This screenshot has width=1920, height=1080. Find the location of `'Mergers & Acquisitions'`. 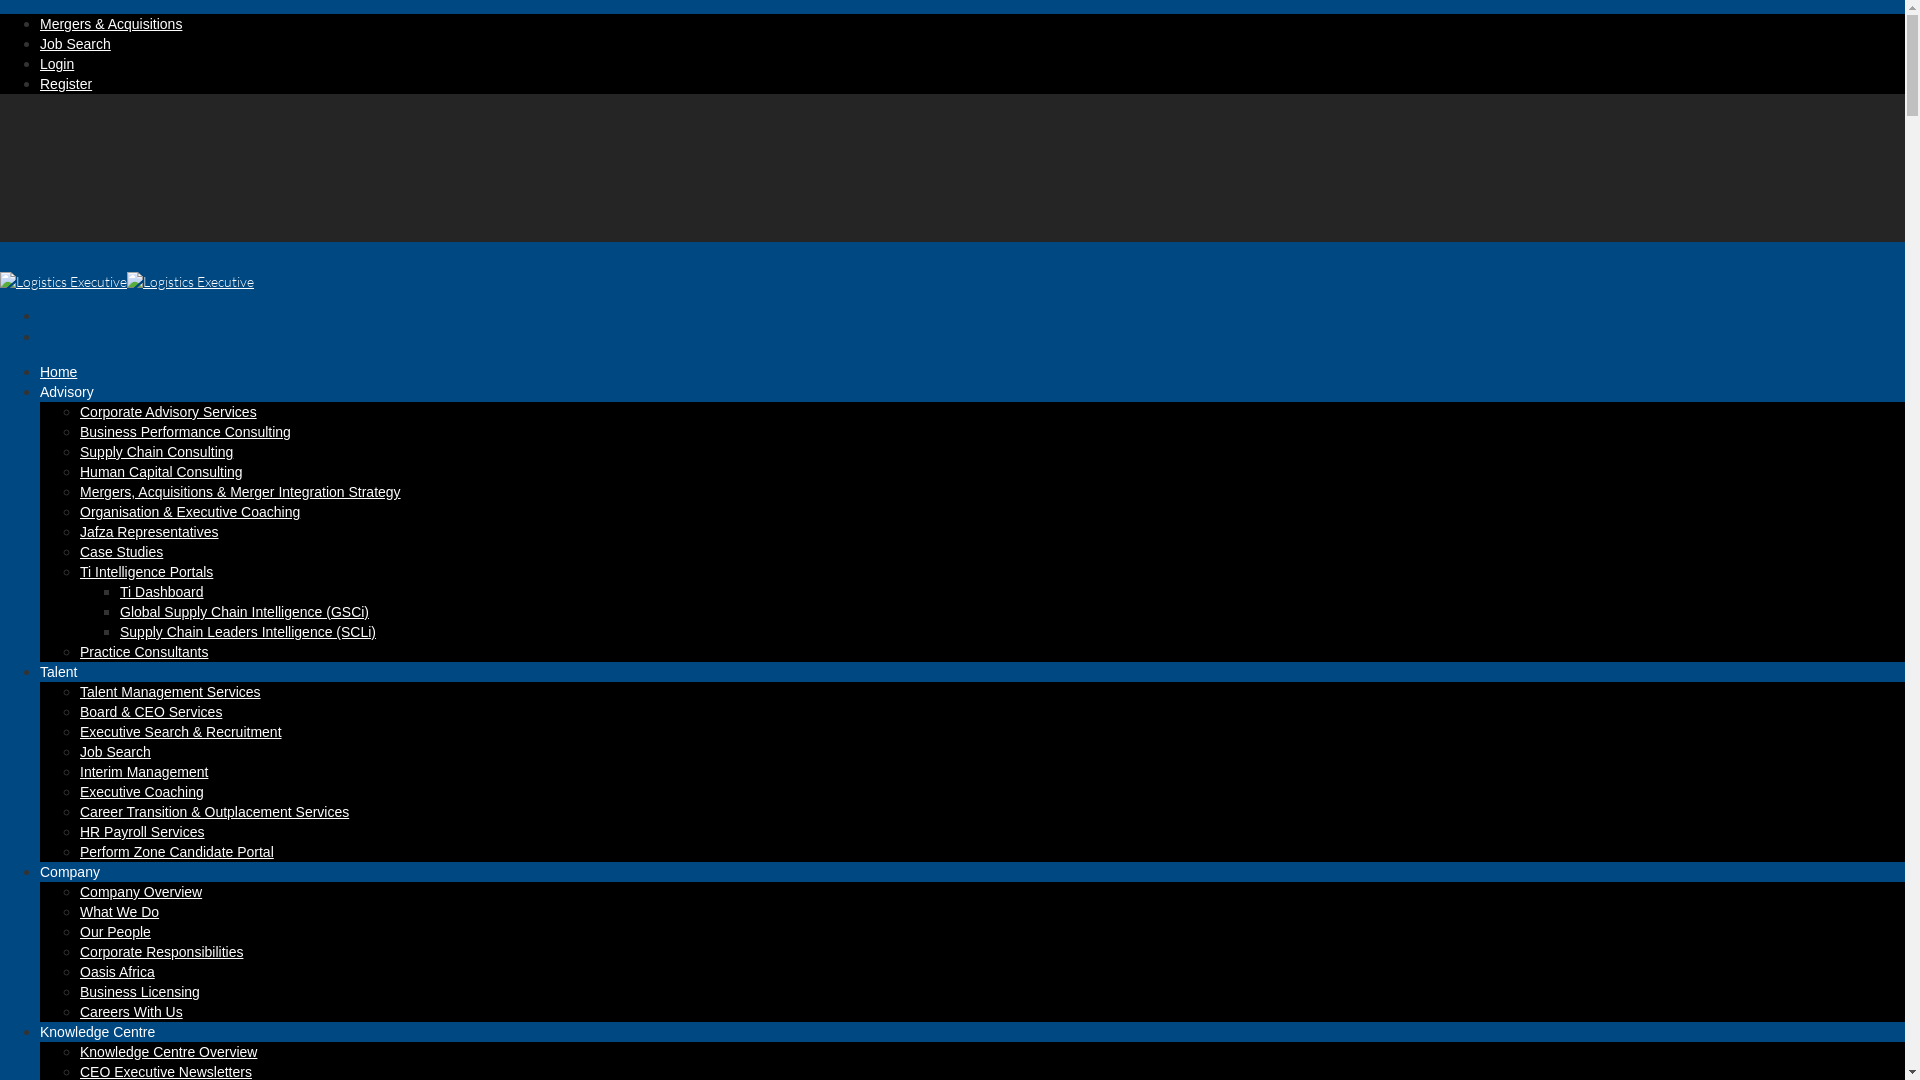

'Mergers & Acquisitions' is located at coordinates (39, 23).